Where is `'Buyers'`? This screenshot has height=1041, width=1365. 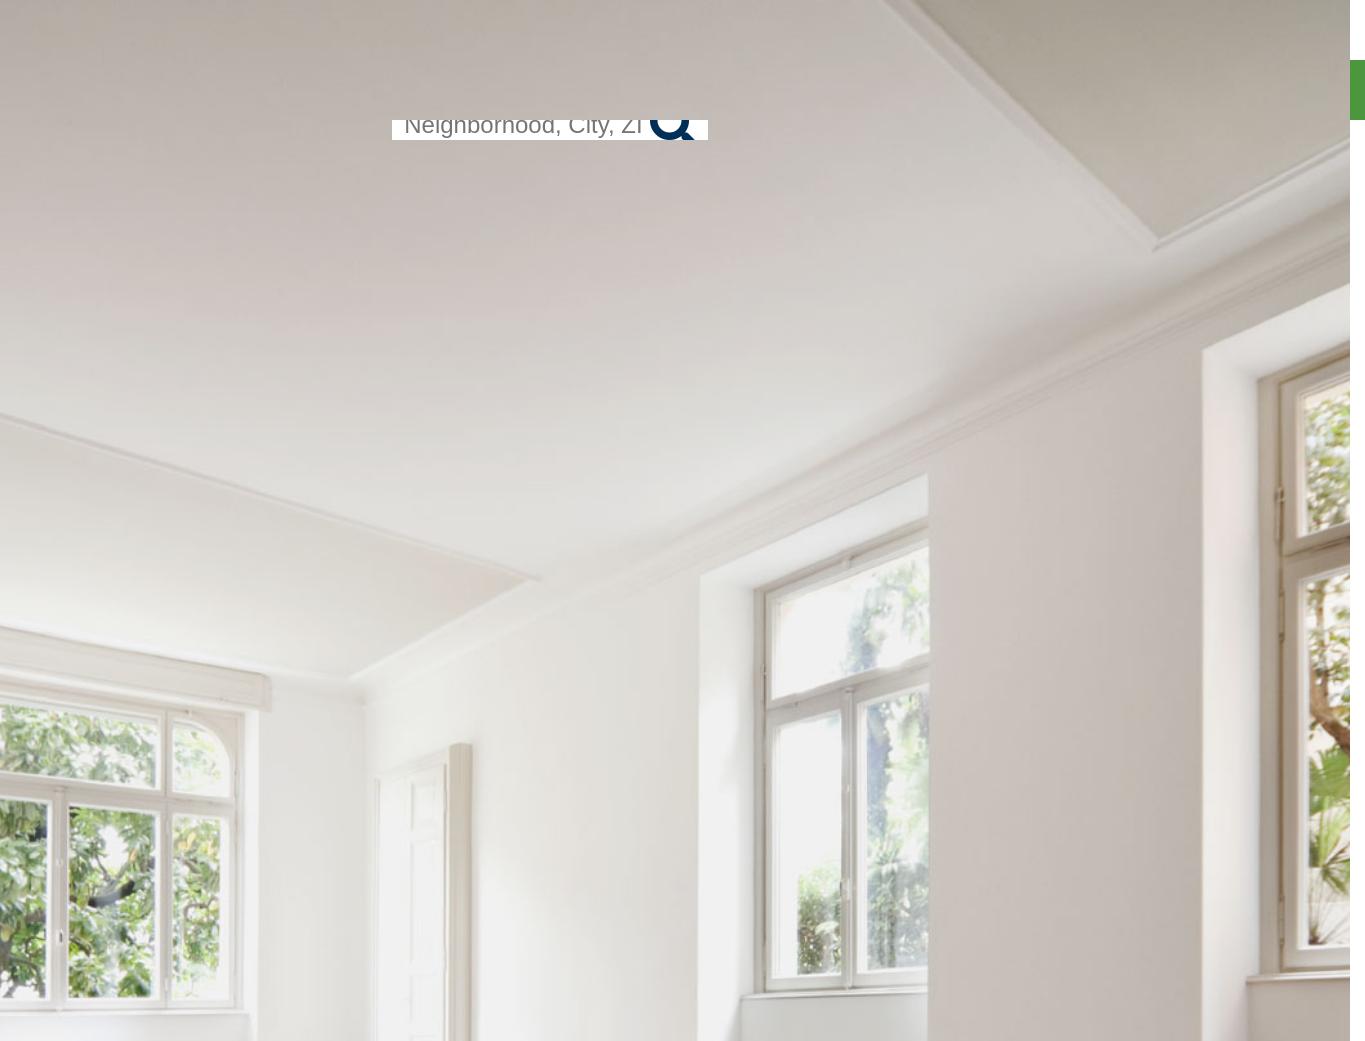
'Buyers' is located at coordinates (1287, 128).